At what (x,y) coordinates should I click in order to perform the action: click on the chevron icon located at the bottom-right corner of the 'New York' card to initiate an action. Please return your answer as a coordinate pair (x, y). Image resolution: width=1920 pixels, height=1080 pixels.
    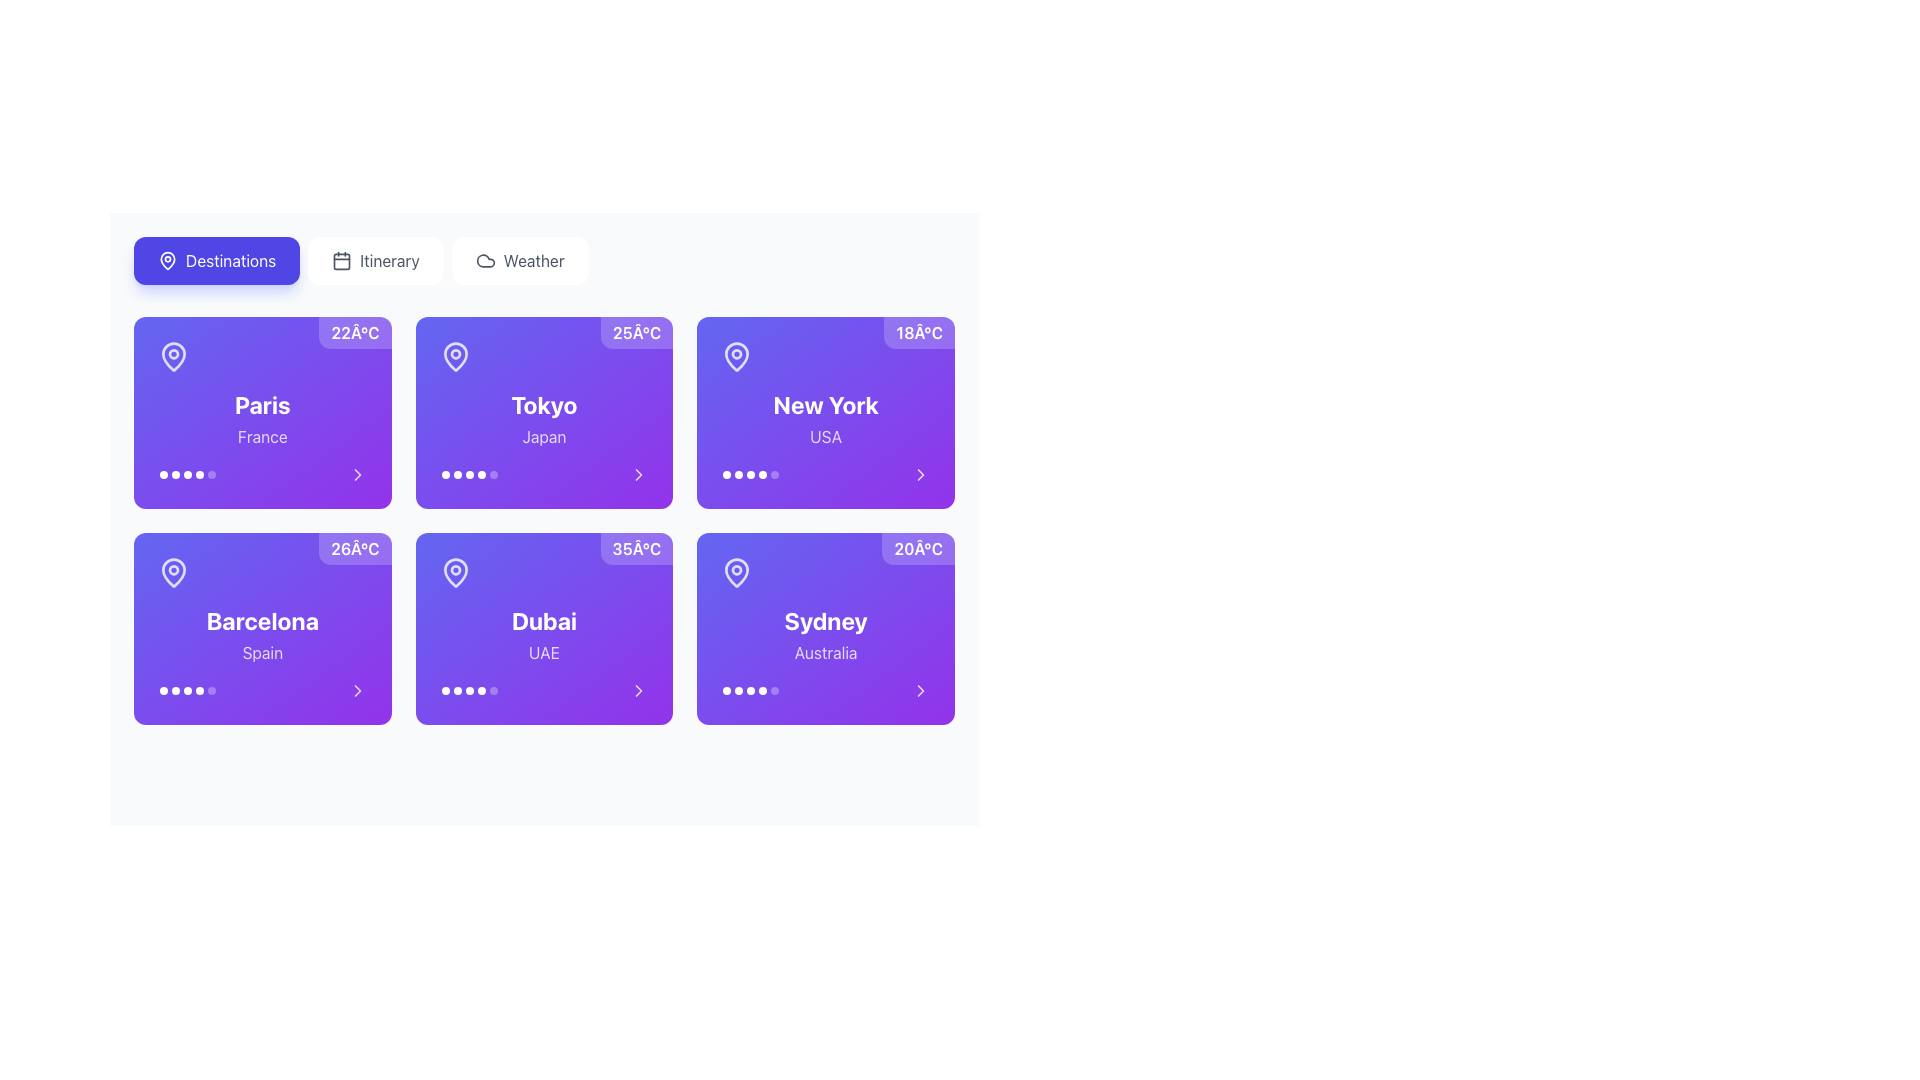
    Looking at the image, I should click on (920, 474).